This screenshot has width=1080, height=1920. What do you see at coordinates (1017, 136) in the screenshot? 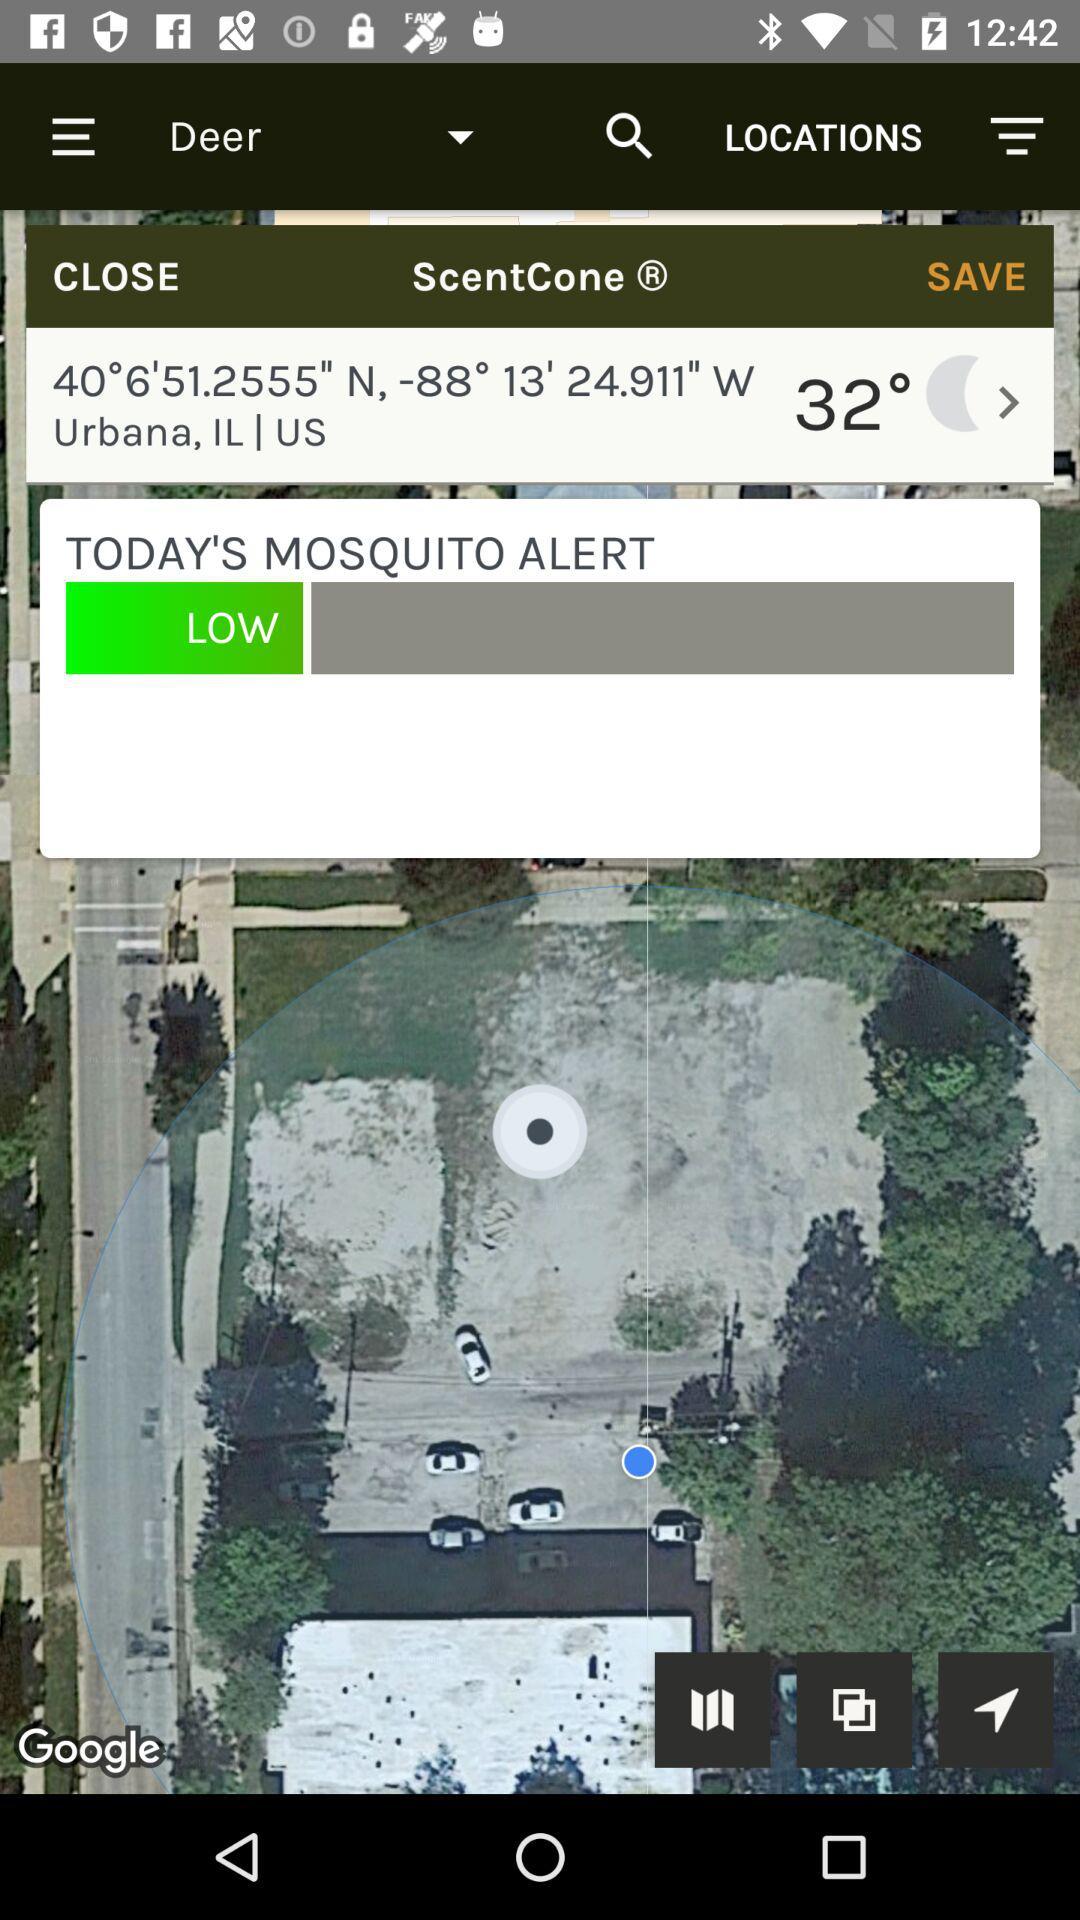
I see `icon at top right corner` at bounding box center [1017, 136].